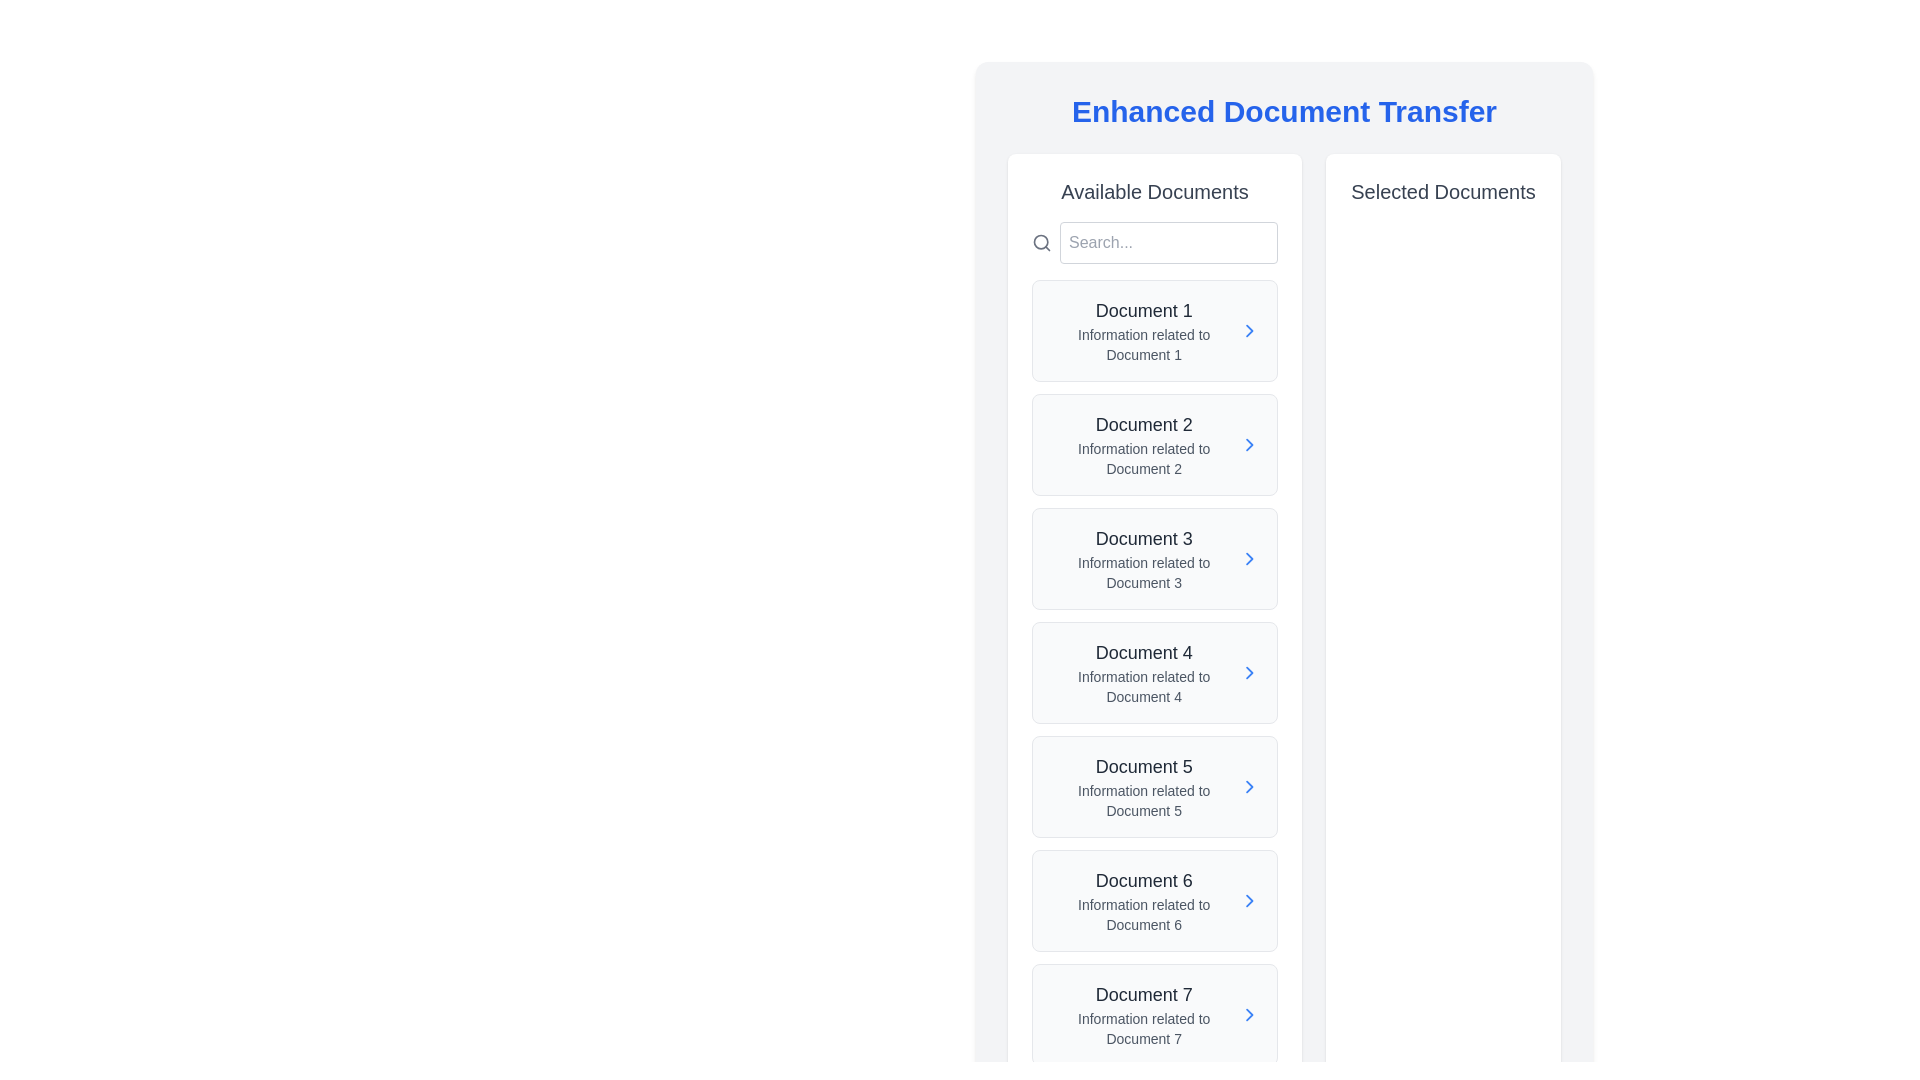  Describe the element at coordinates (1144, 573) in the screenshot. I see `the text label displaying 'Information related to Document 3', which is styled in gray and positioned below the header 'Document 3' in the 'Available Documents' area` at that location.